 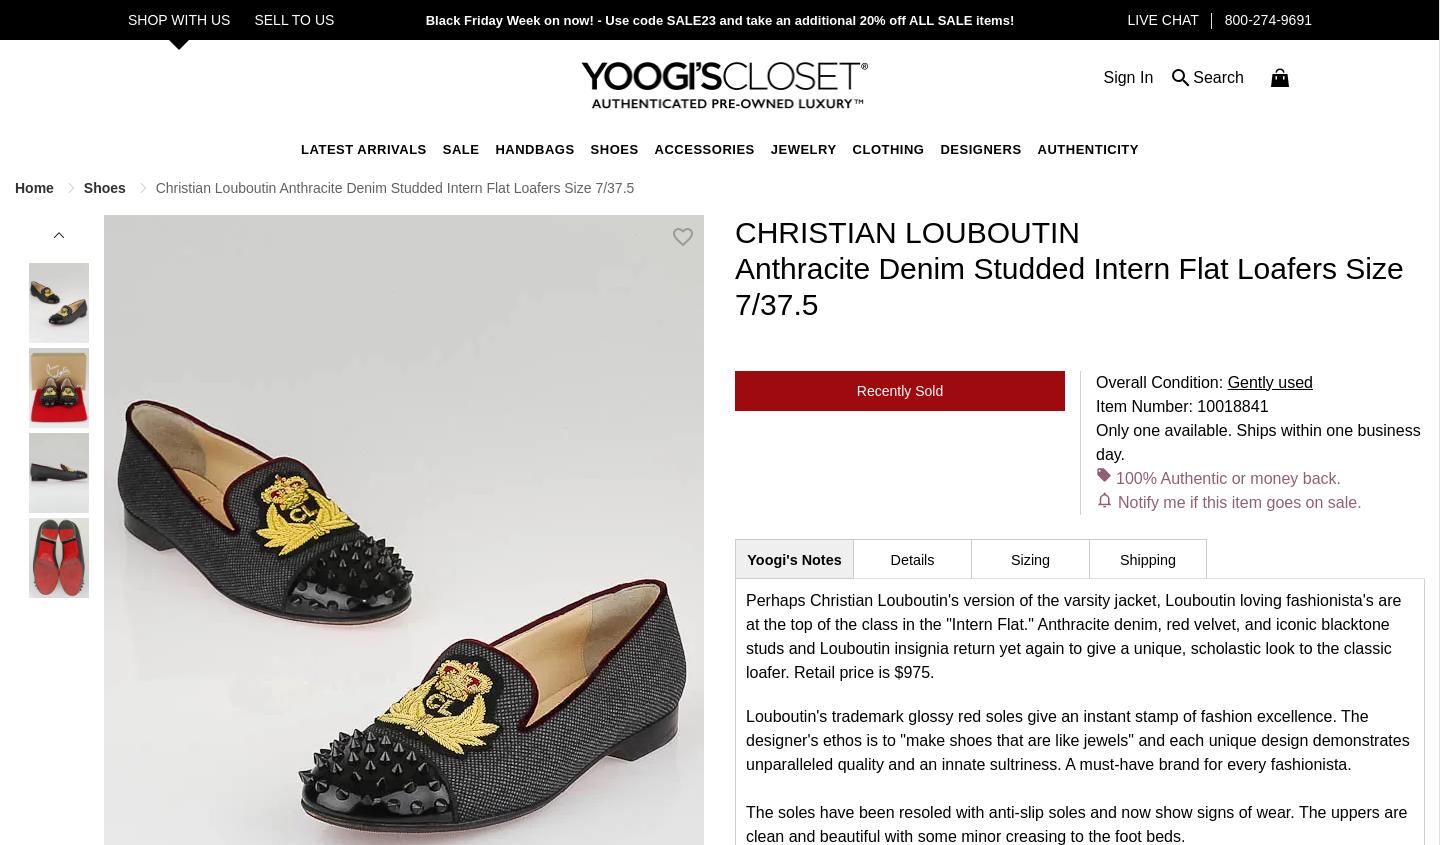 What do you see at coordinates (911, 557) in the screenshot?
I see `'Details'` at bounding box center [911, 557].